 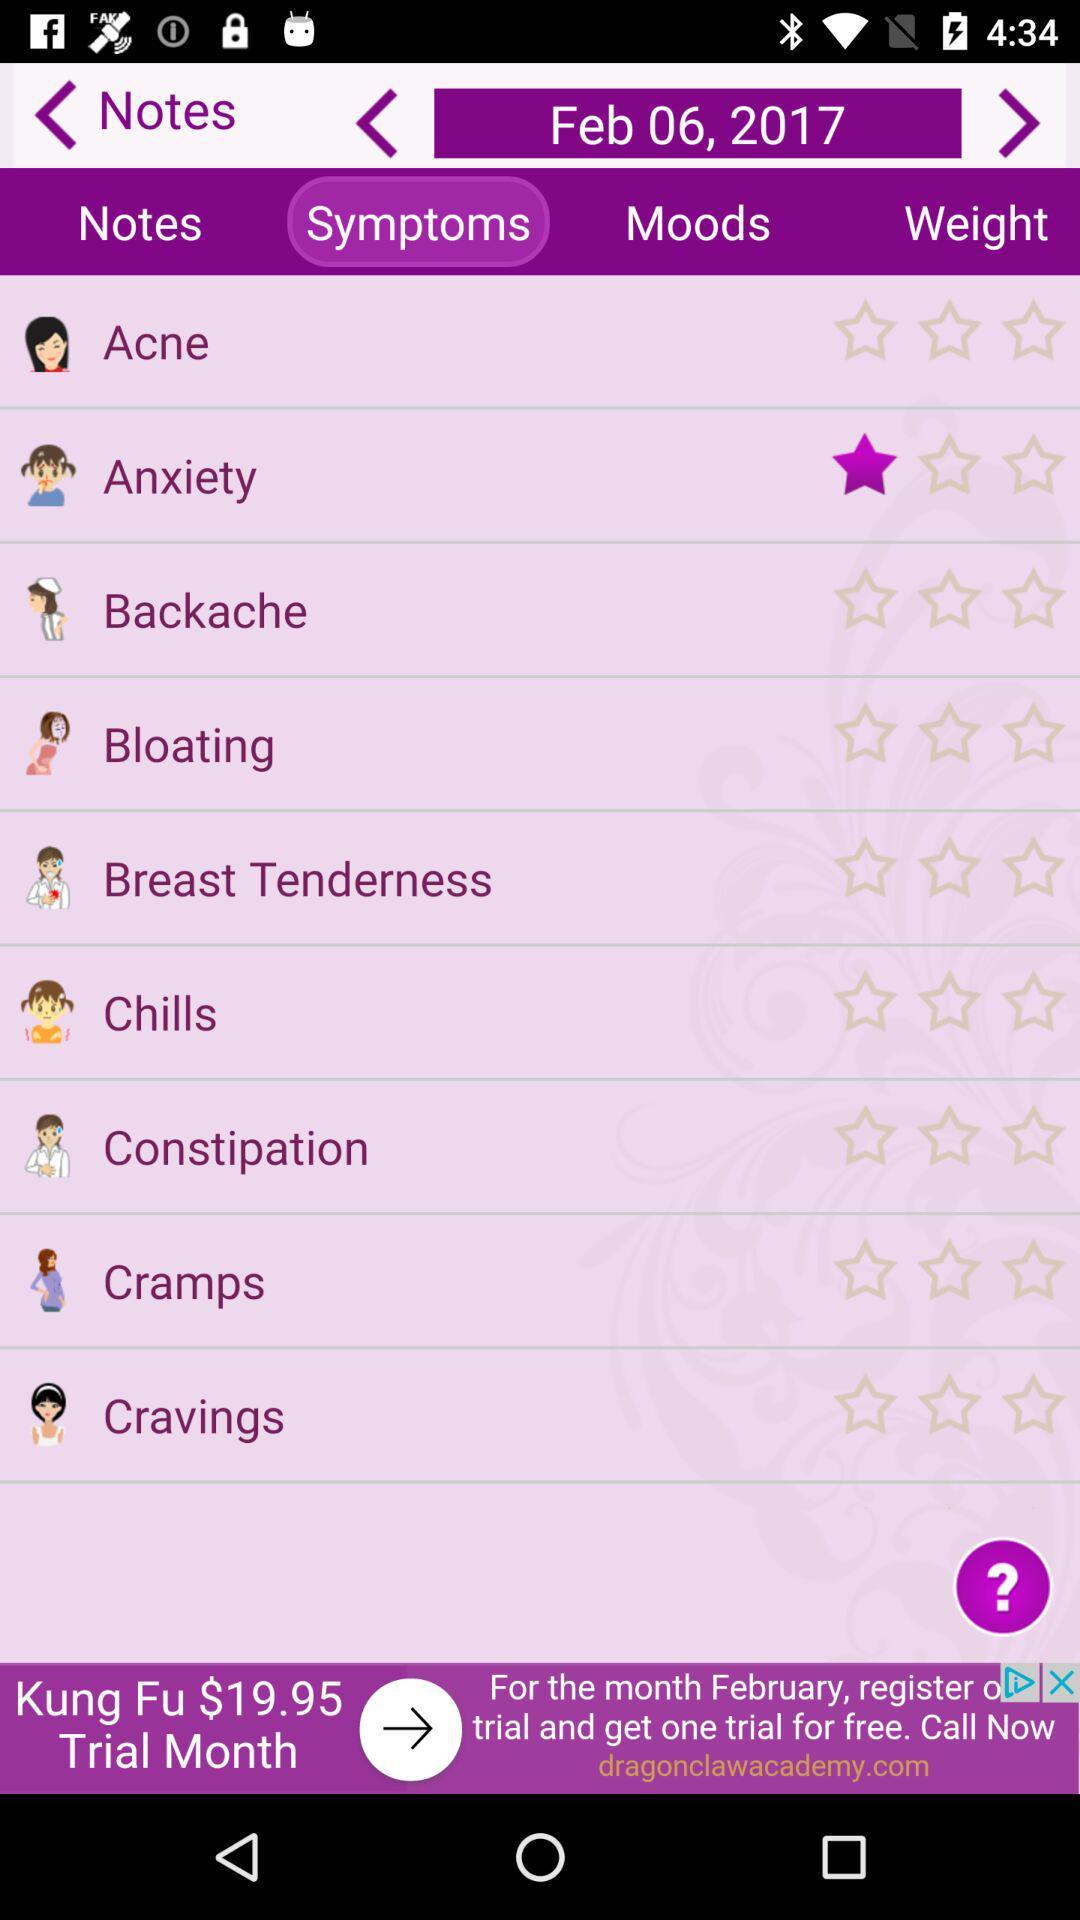 I want to click on choose symptom gravity, so click(x=947, y=1280).